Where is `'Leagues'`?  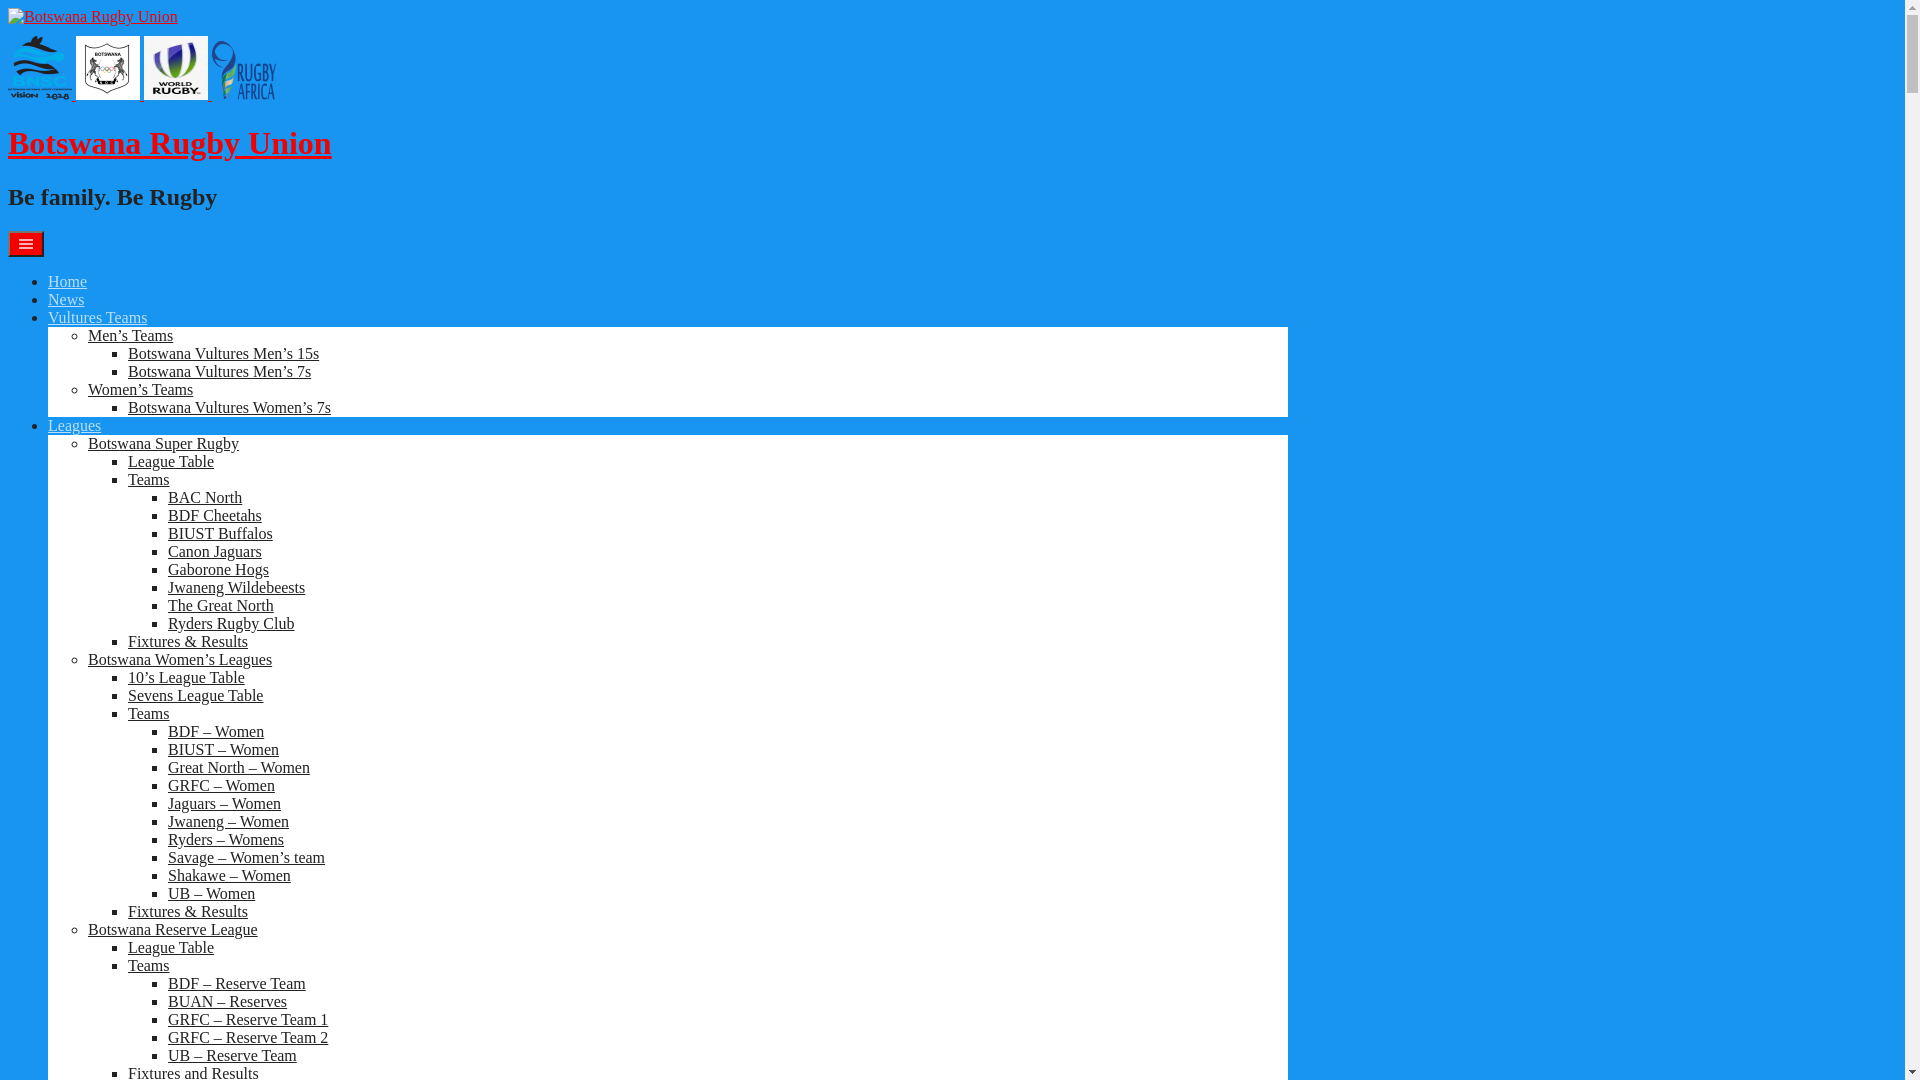 'Leagues' is located at coordinates (74, 424).